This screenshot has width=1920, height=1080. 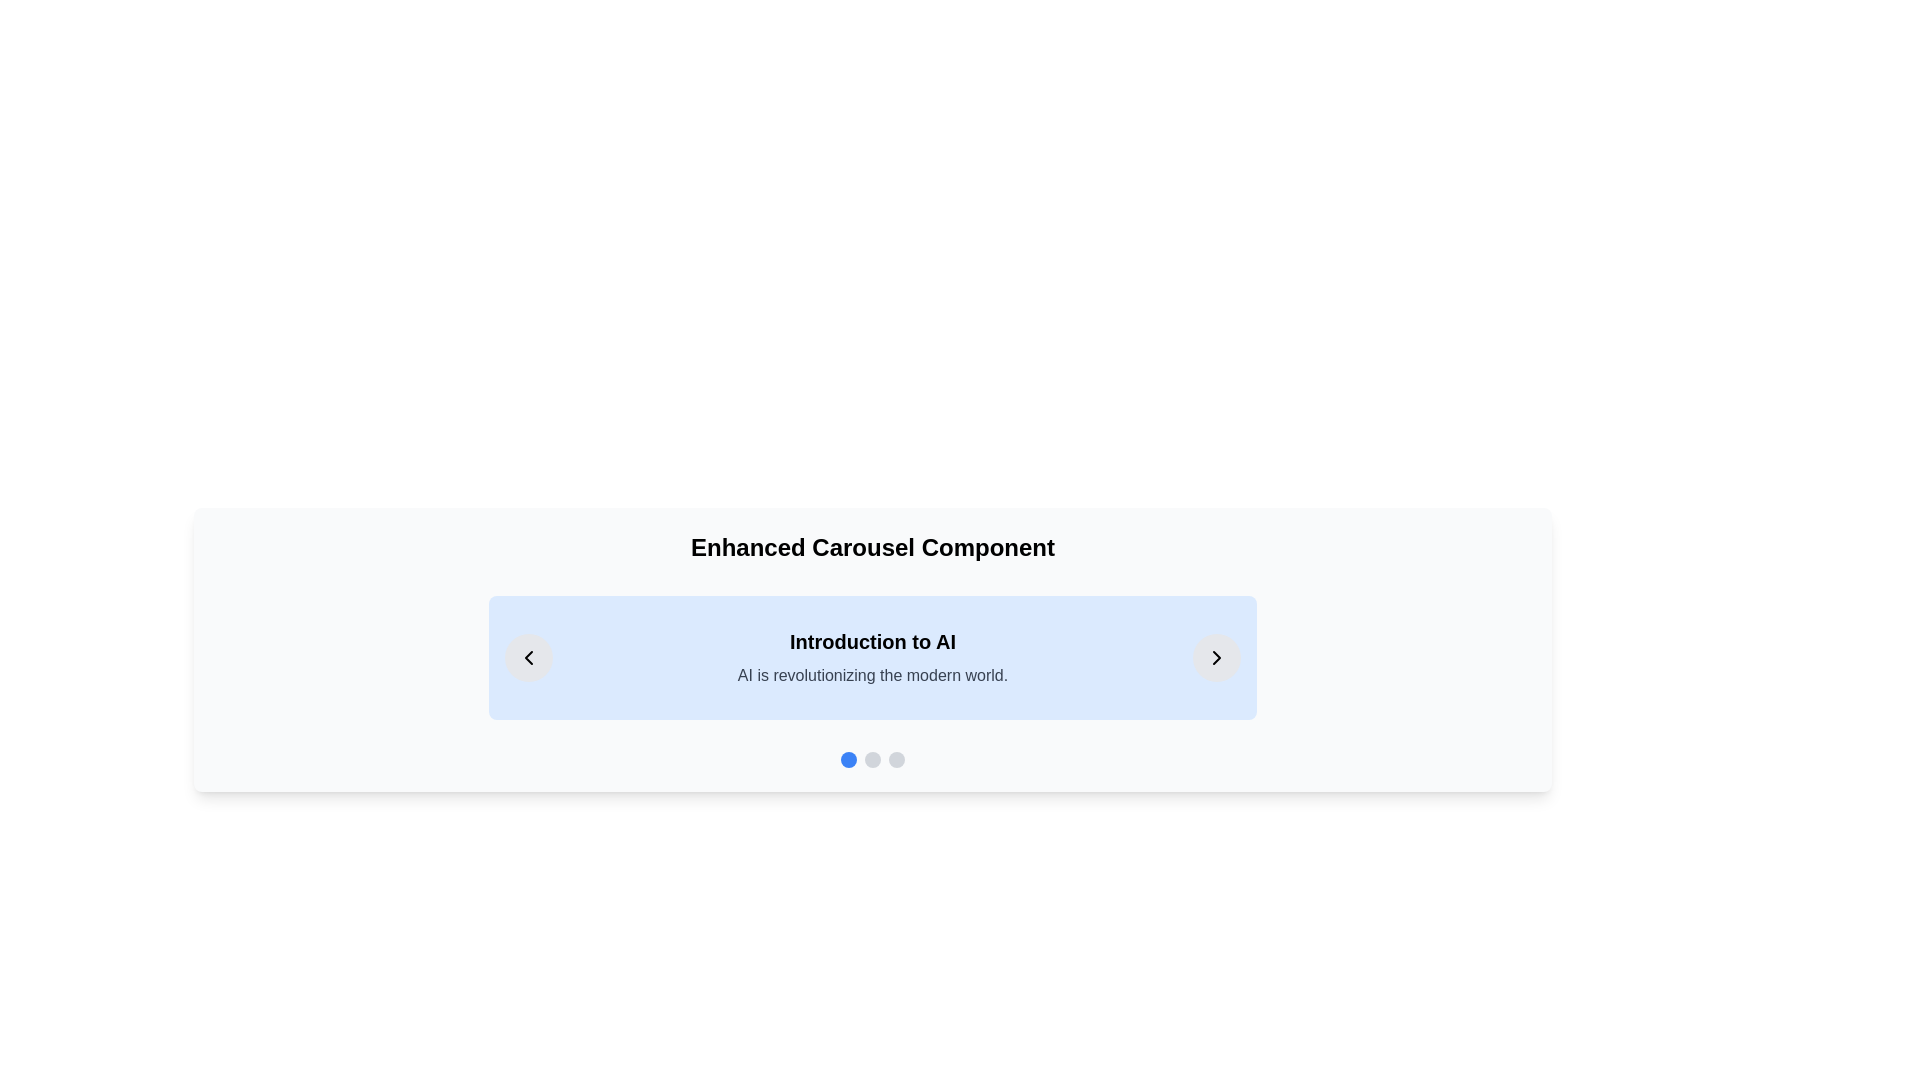 What do you see at coordinates (873, 759) in the screenshot?
I see `the second circular Indicator Dot located below the carousel's content display area` at bounding box center [873, 759].